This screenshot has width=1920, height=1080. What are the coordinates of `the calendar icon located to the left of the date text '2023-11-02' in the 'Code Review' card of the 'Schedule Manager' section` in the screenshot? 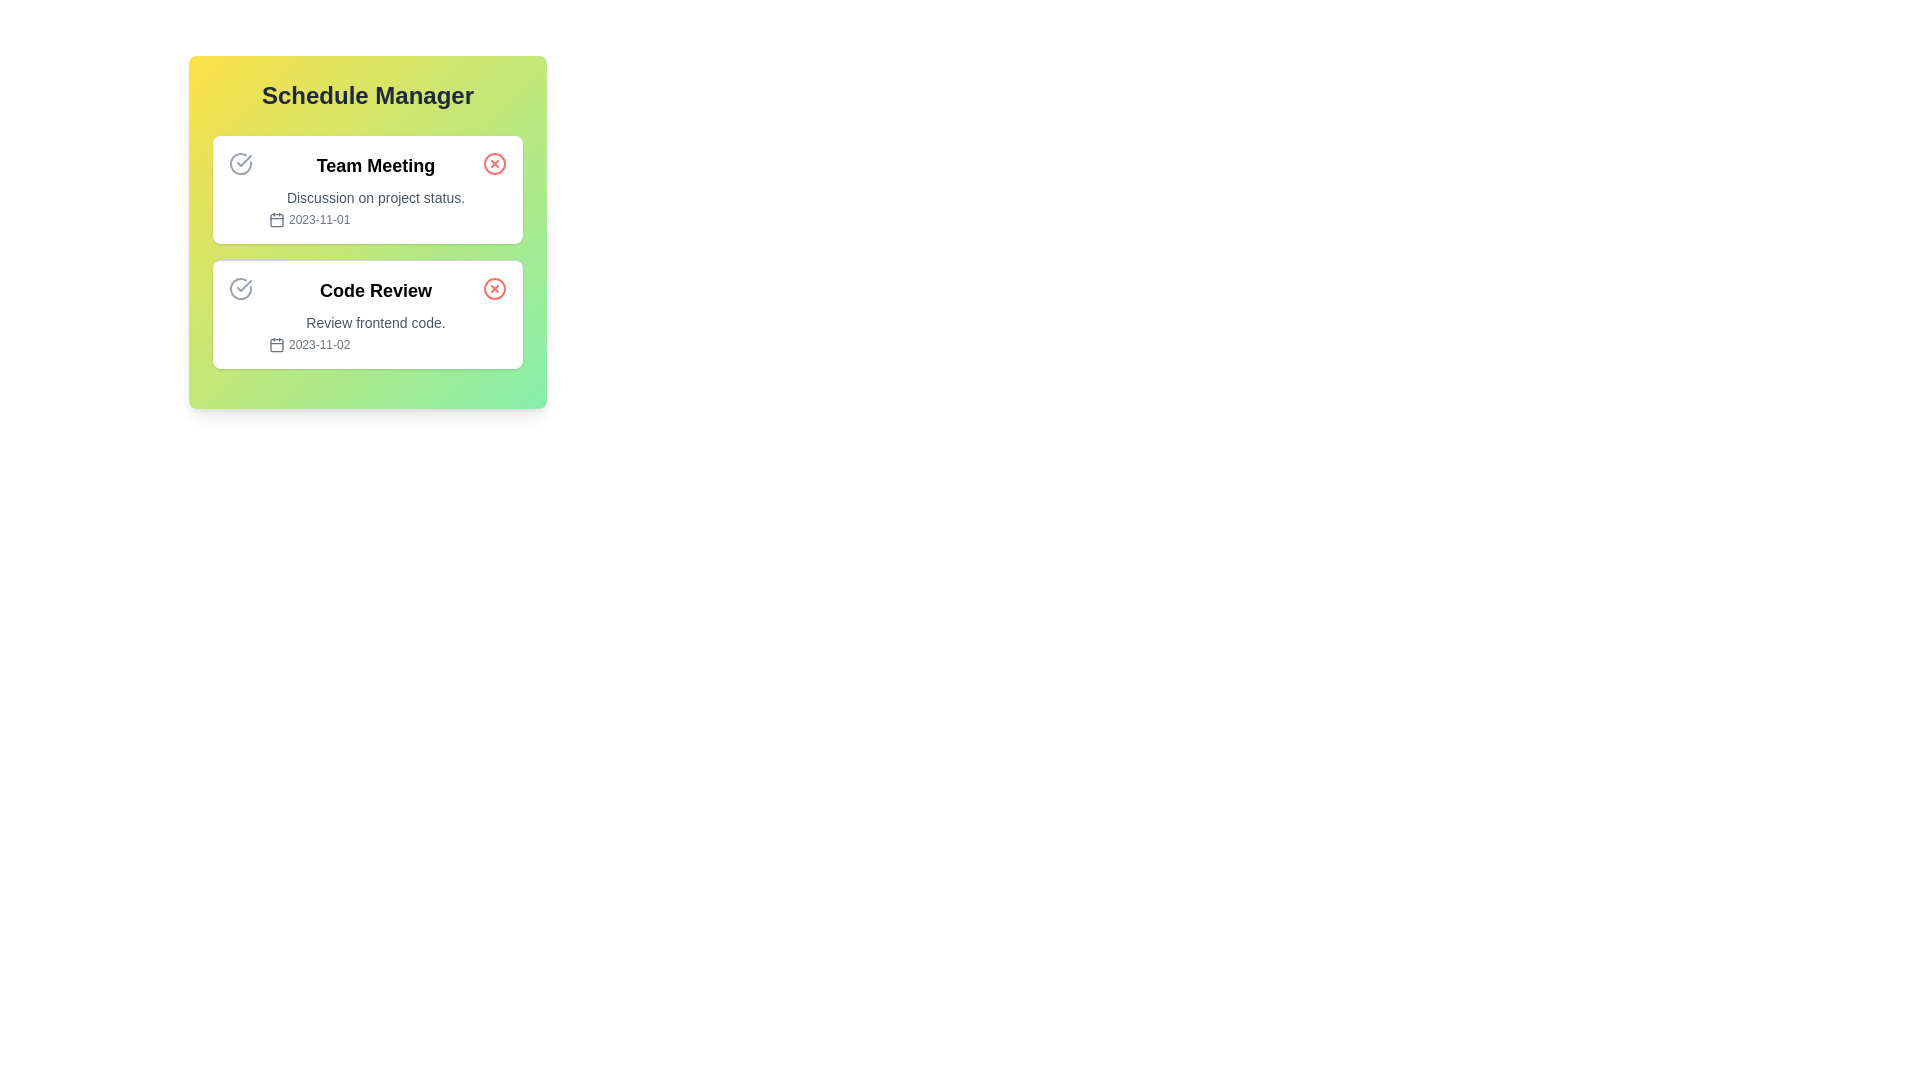 It's located at (276, 343).